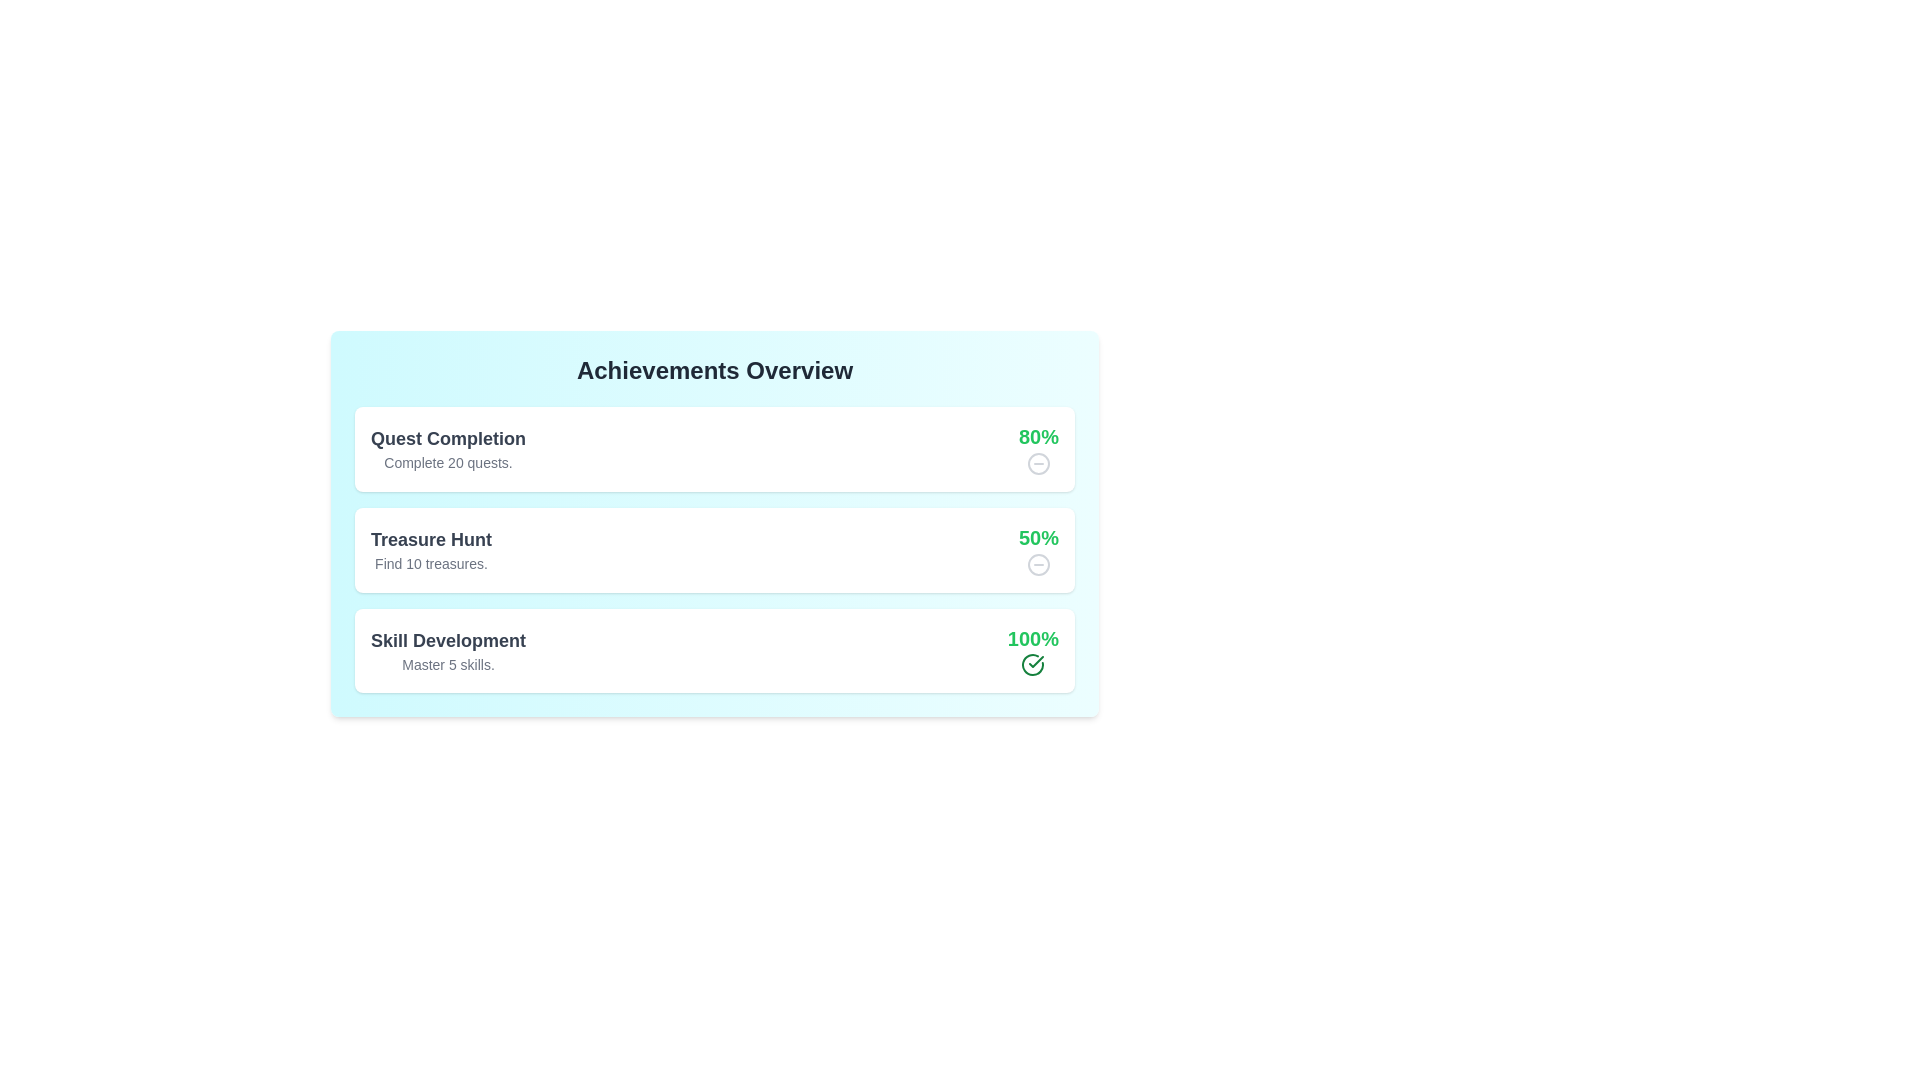  What do you see at coordinates (447, 438) in the screenshot?
I see `the achievement title text label indicating quest completion, positioned at the top left of the achievement card` at bounding box center [447, 438].